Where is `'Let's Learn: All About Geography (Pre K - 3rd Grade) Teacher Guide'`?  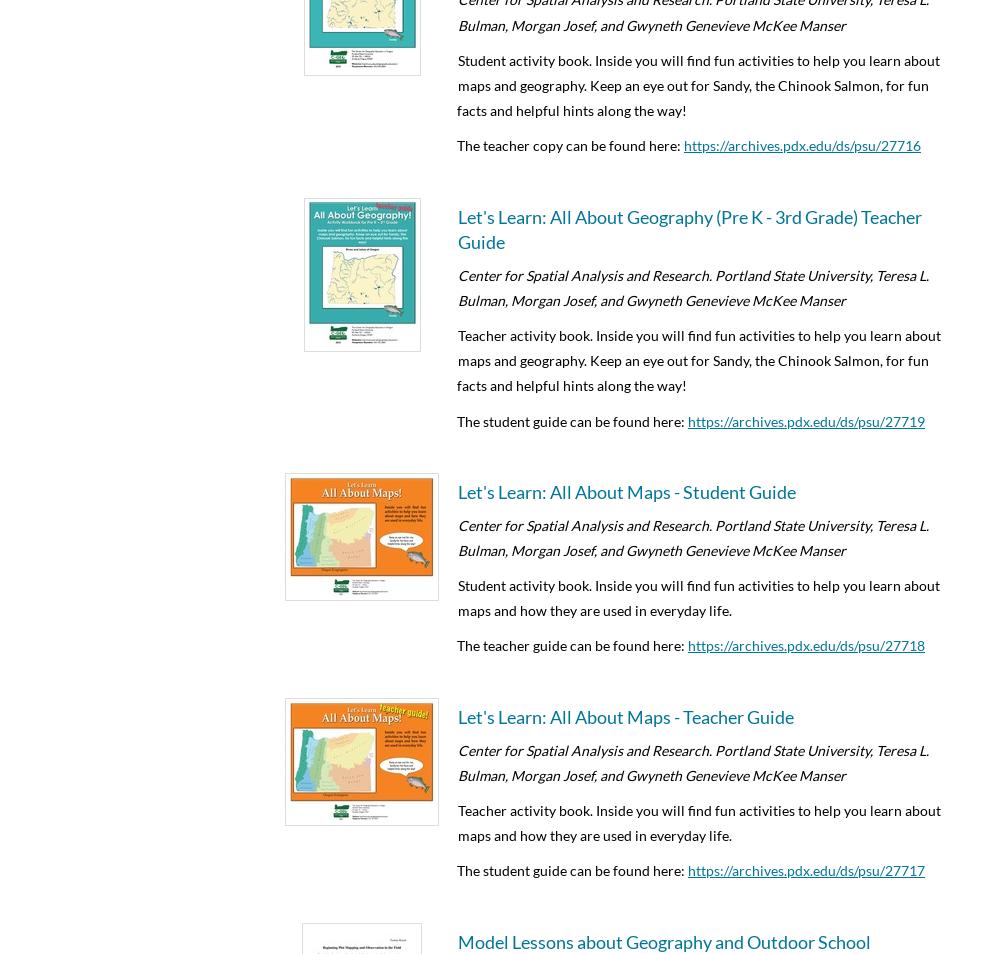
'Let's Learn: All About Geography (Pre K - 3rd Grade) Teacher Guide' is located at coordinates (690, 227).